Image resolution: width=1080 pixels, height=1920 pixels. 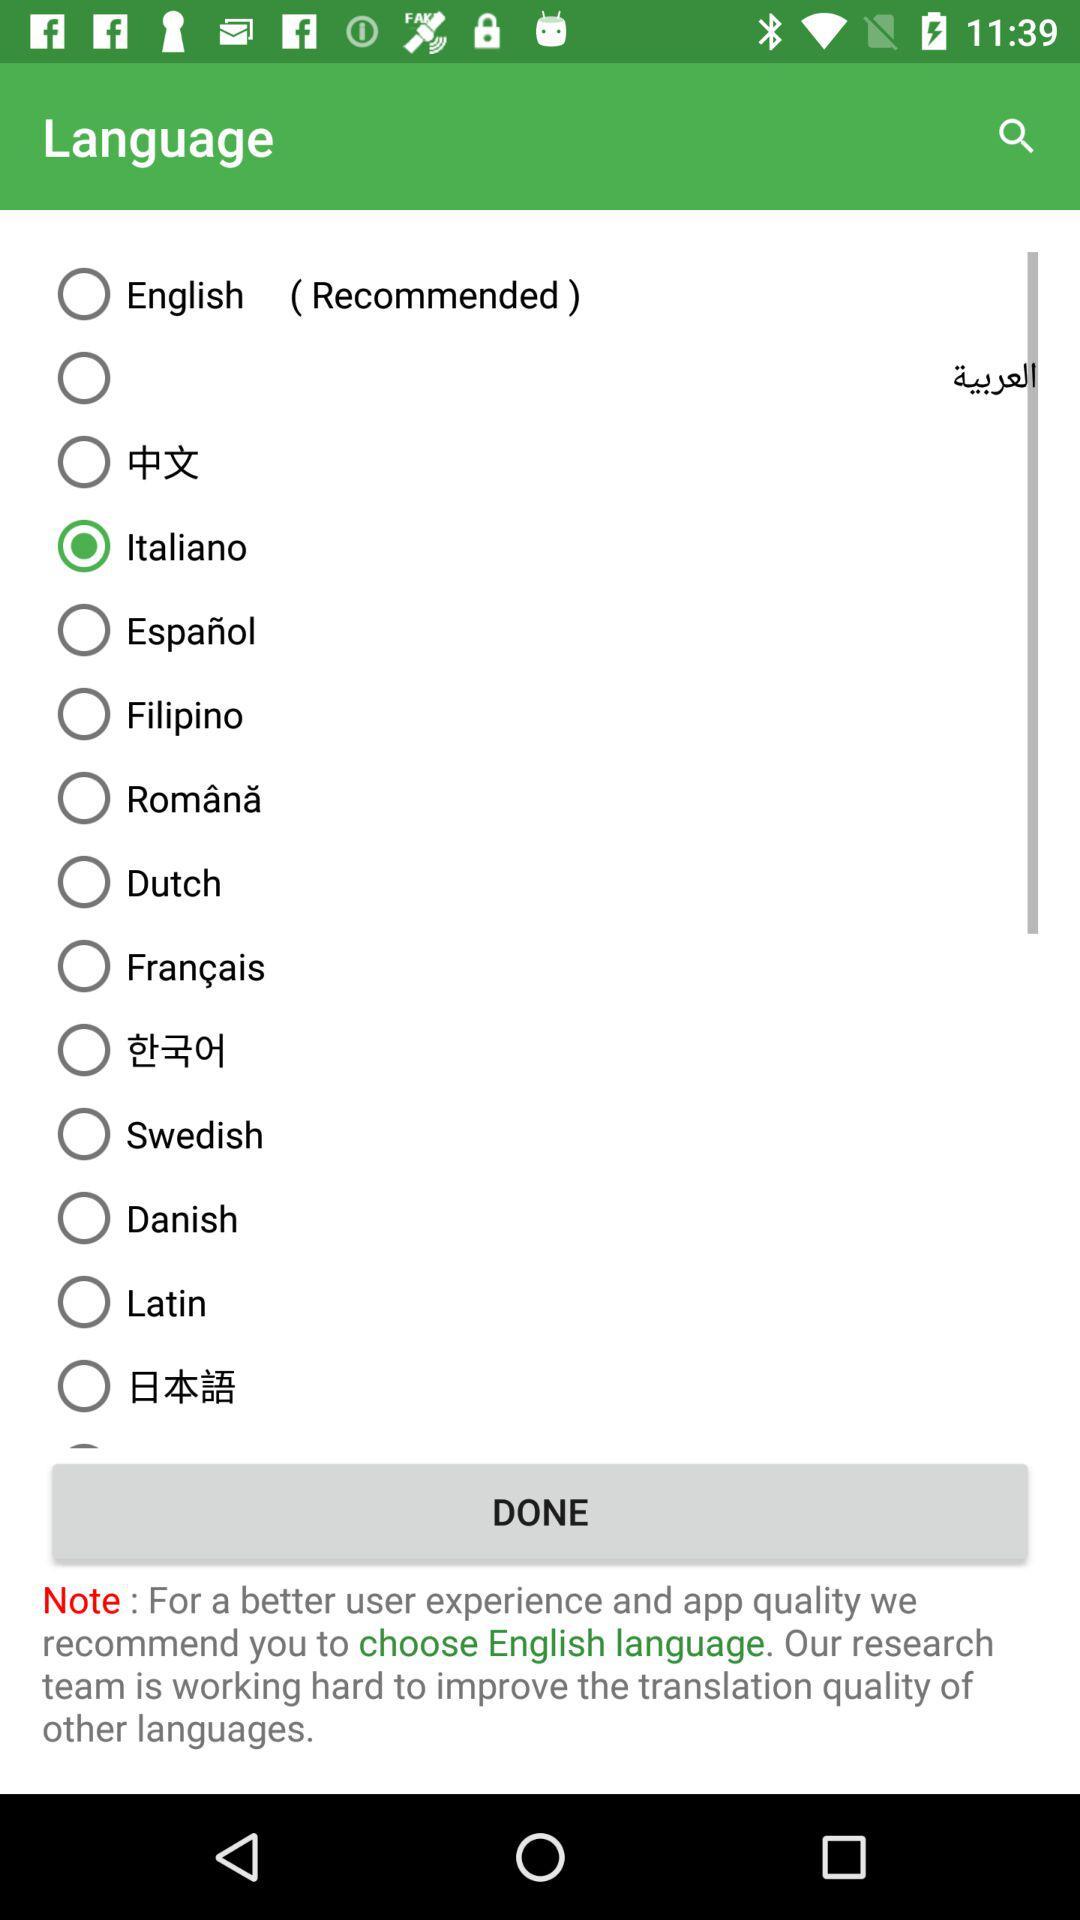 What do you see at coordinates (1017, 135) in the screenshot?
I see `the icon to the right of language` at bounding box center [1017, 135].